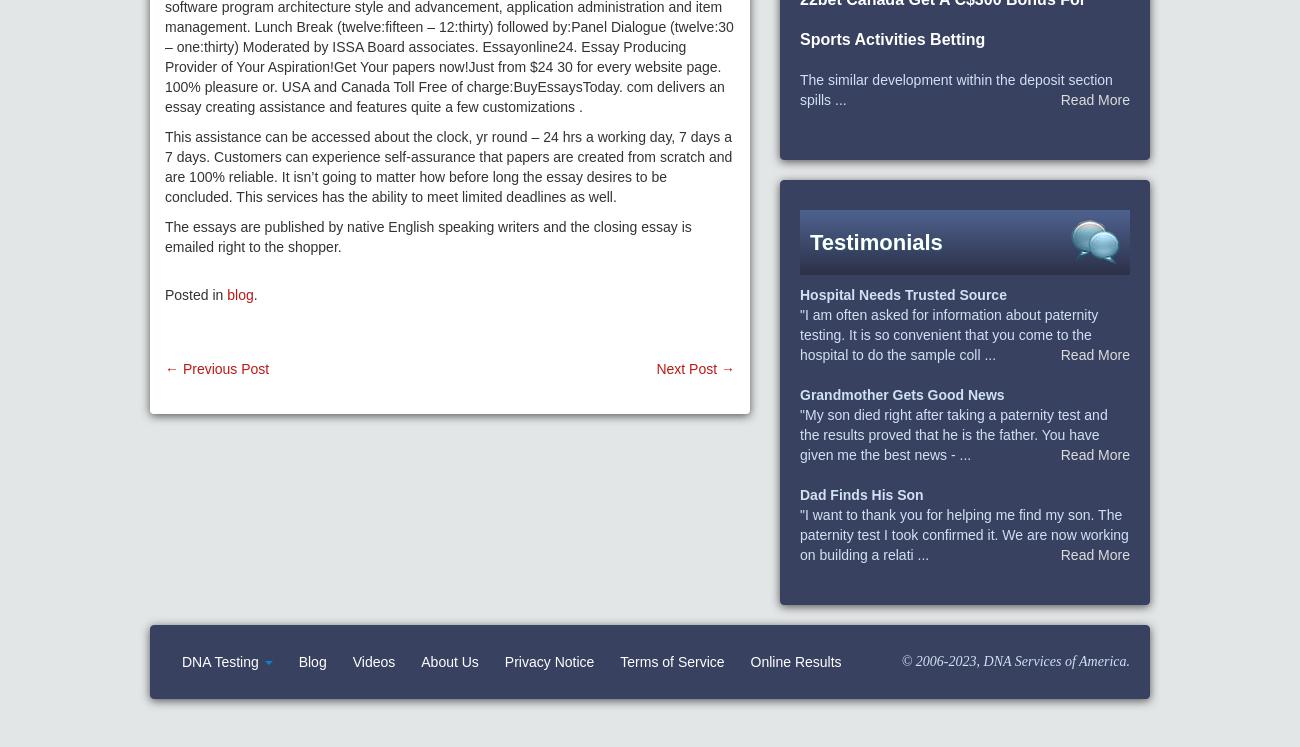 The width and height of the screenshot is (1300, 747). What do you see at coordinates (809, 241) in the screenshot?
I see `'Testimonials'` at bounding box center [809, 241].